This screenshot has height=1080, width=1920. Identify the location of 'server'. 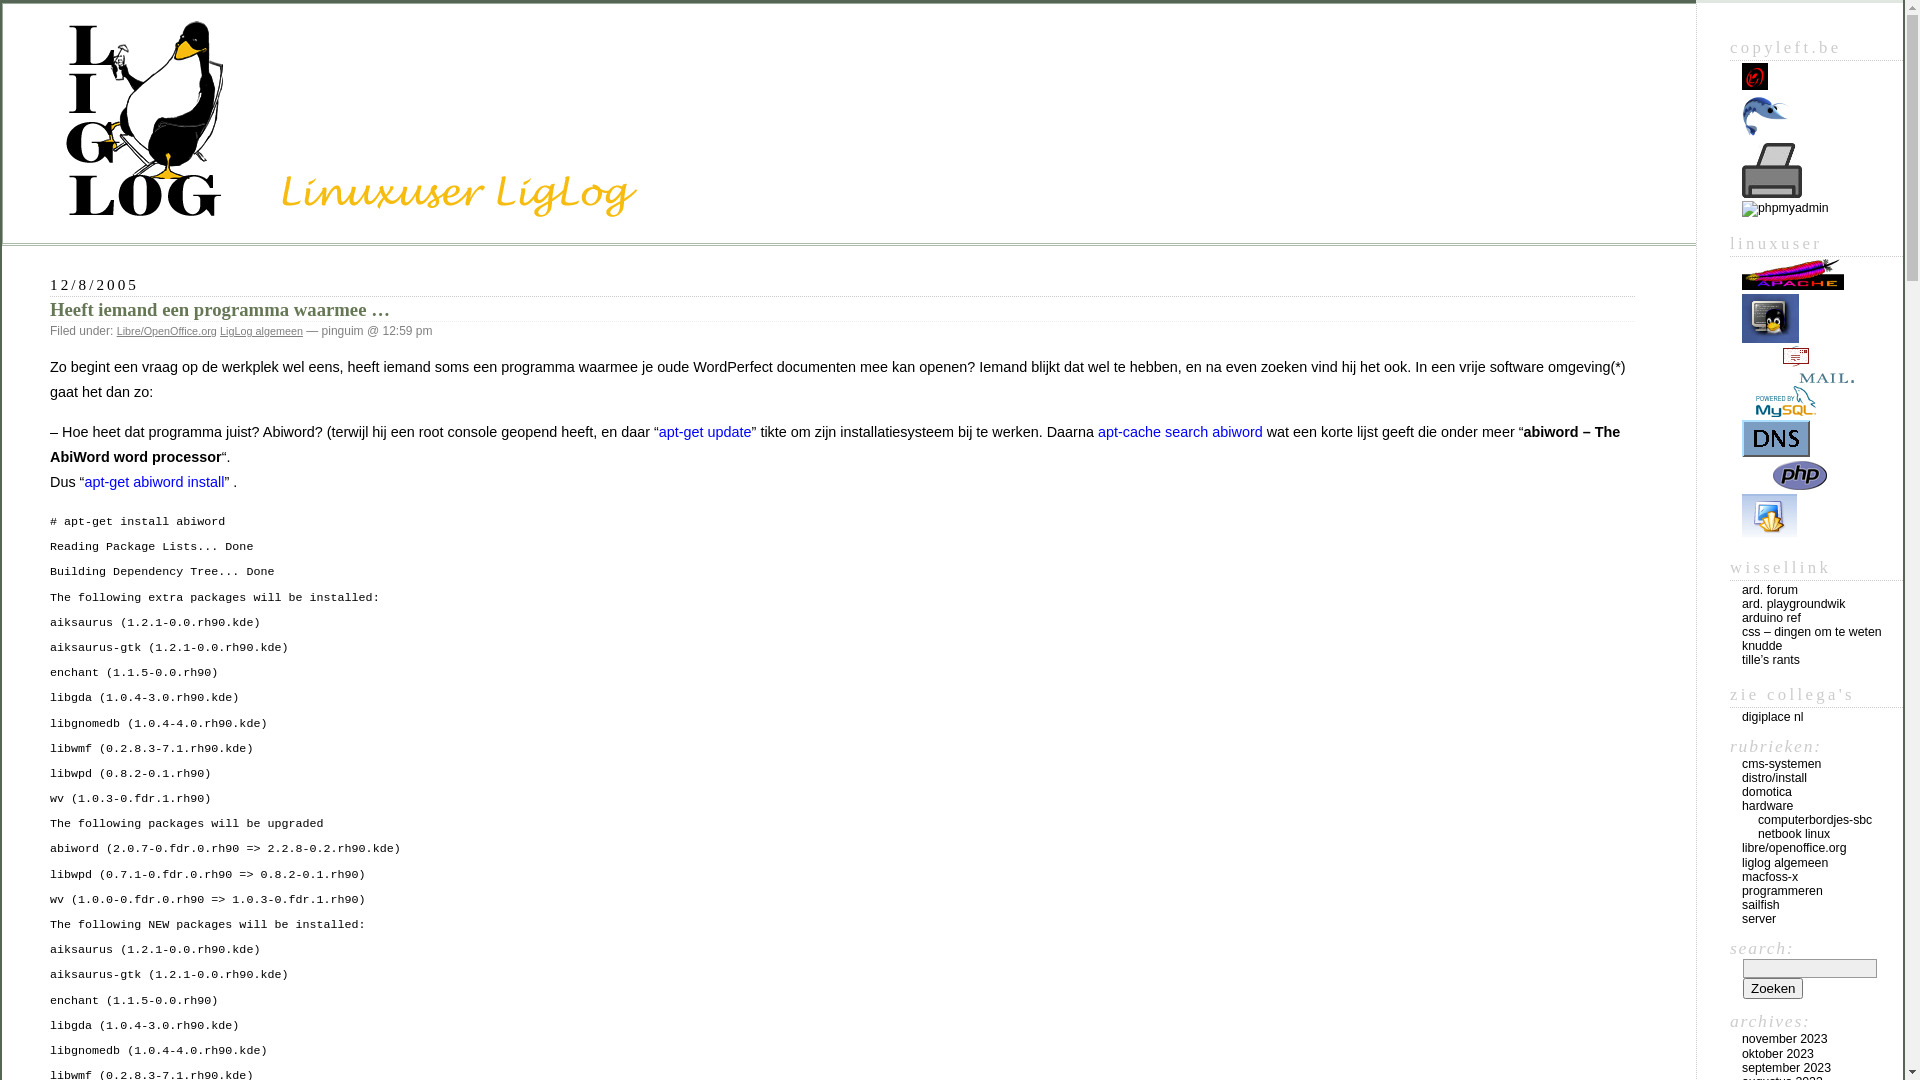
(1757, 918).